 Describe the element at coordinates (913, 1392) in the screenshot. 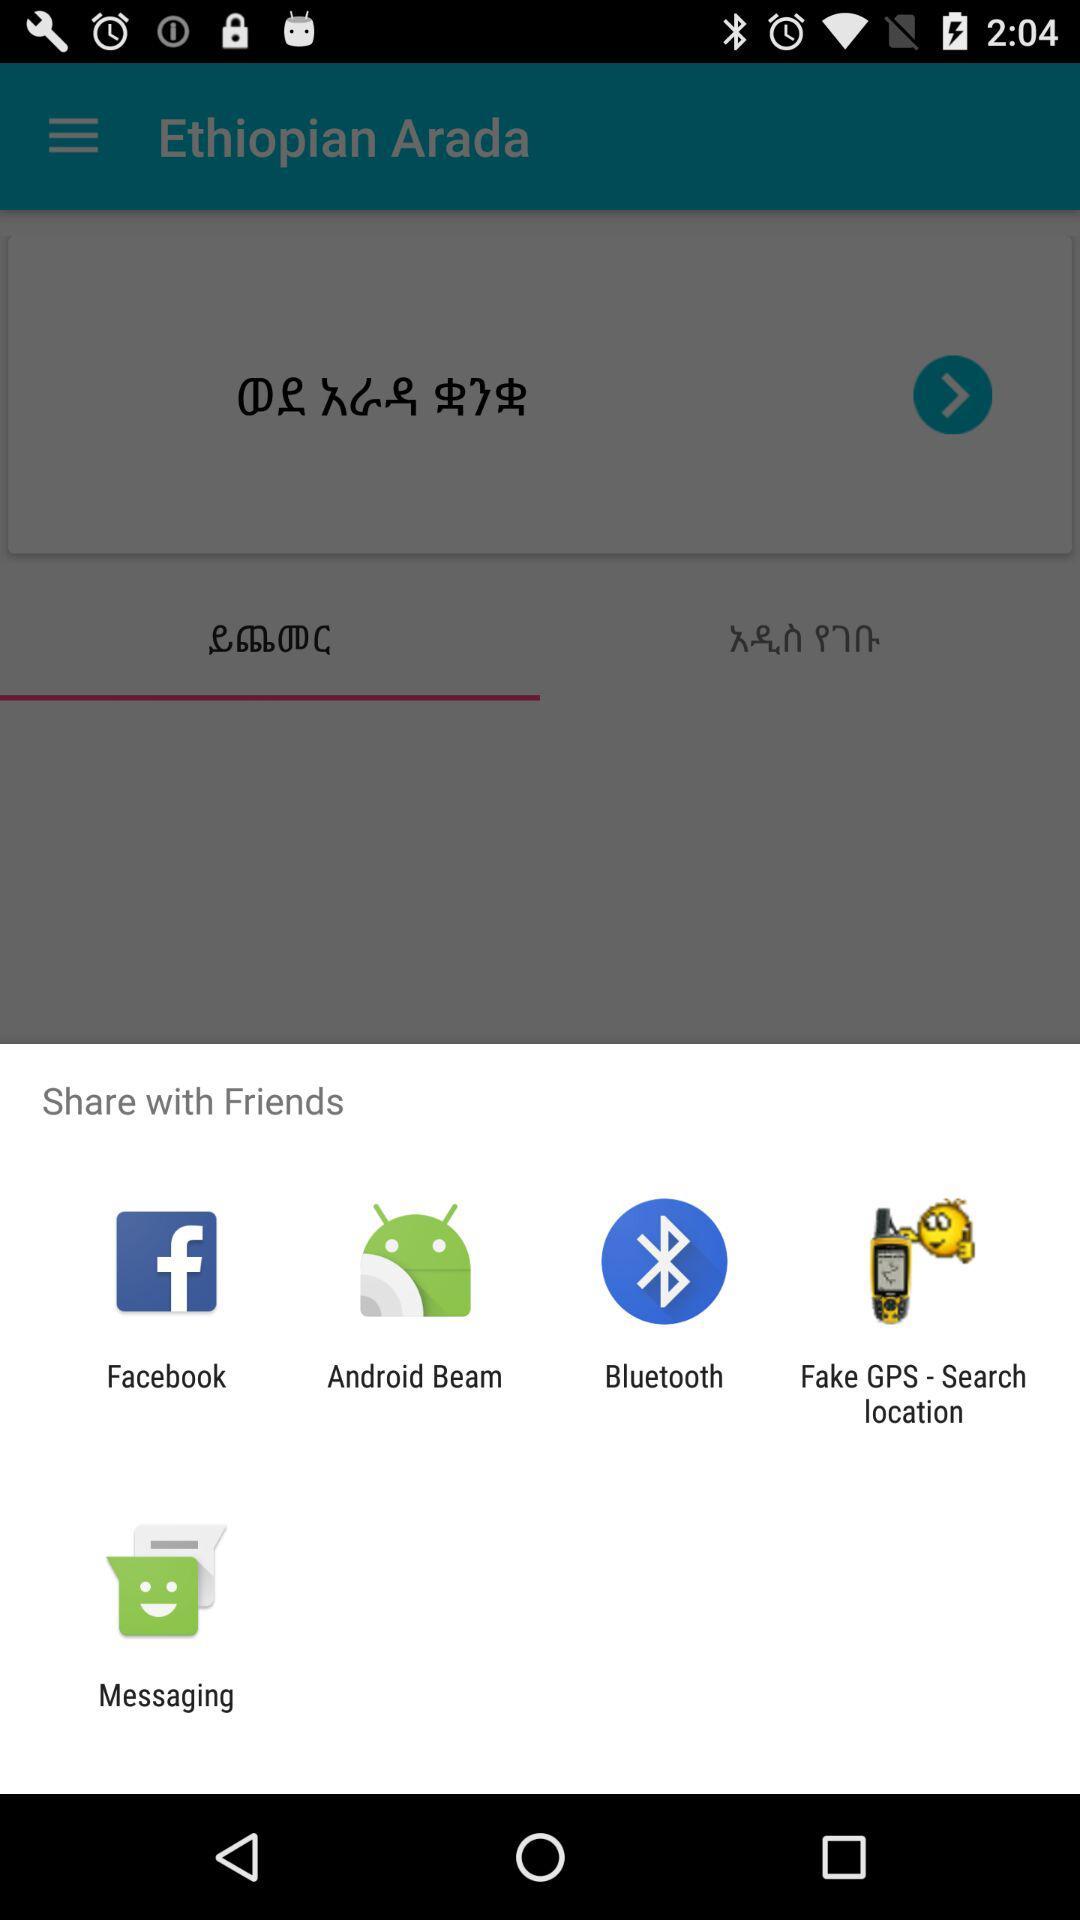

I see `item to the right of the bluetooth item` at that location.